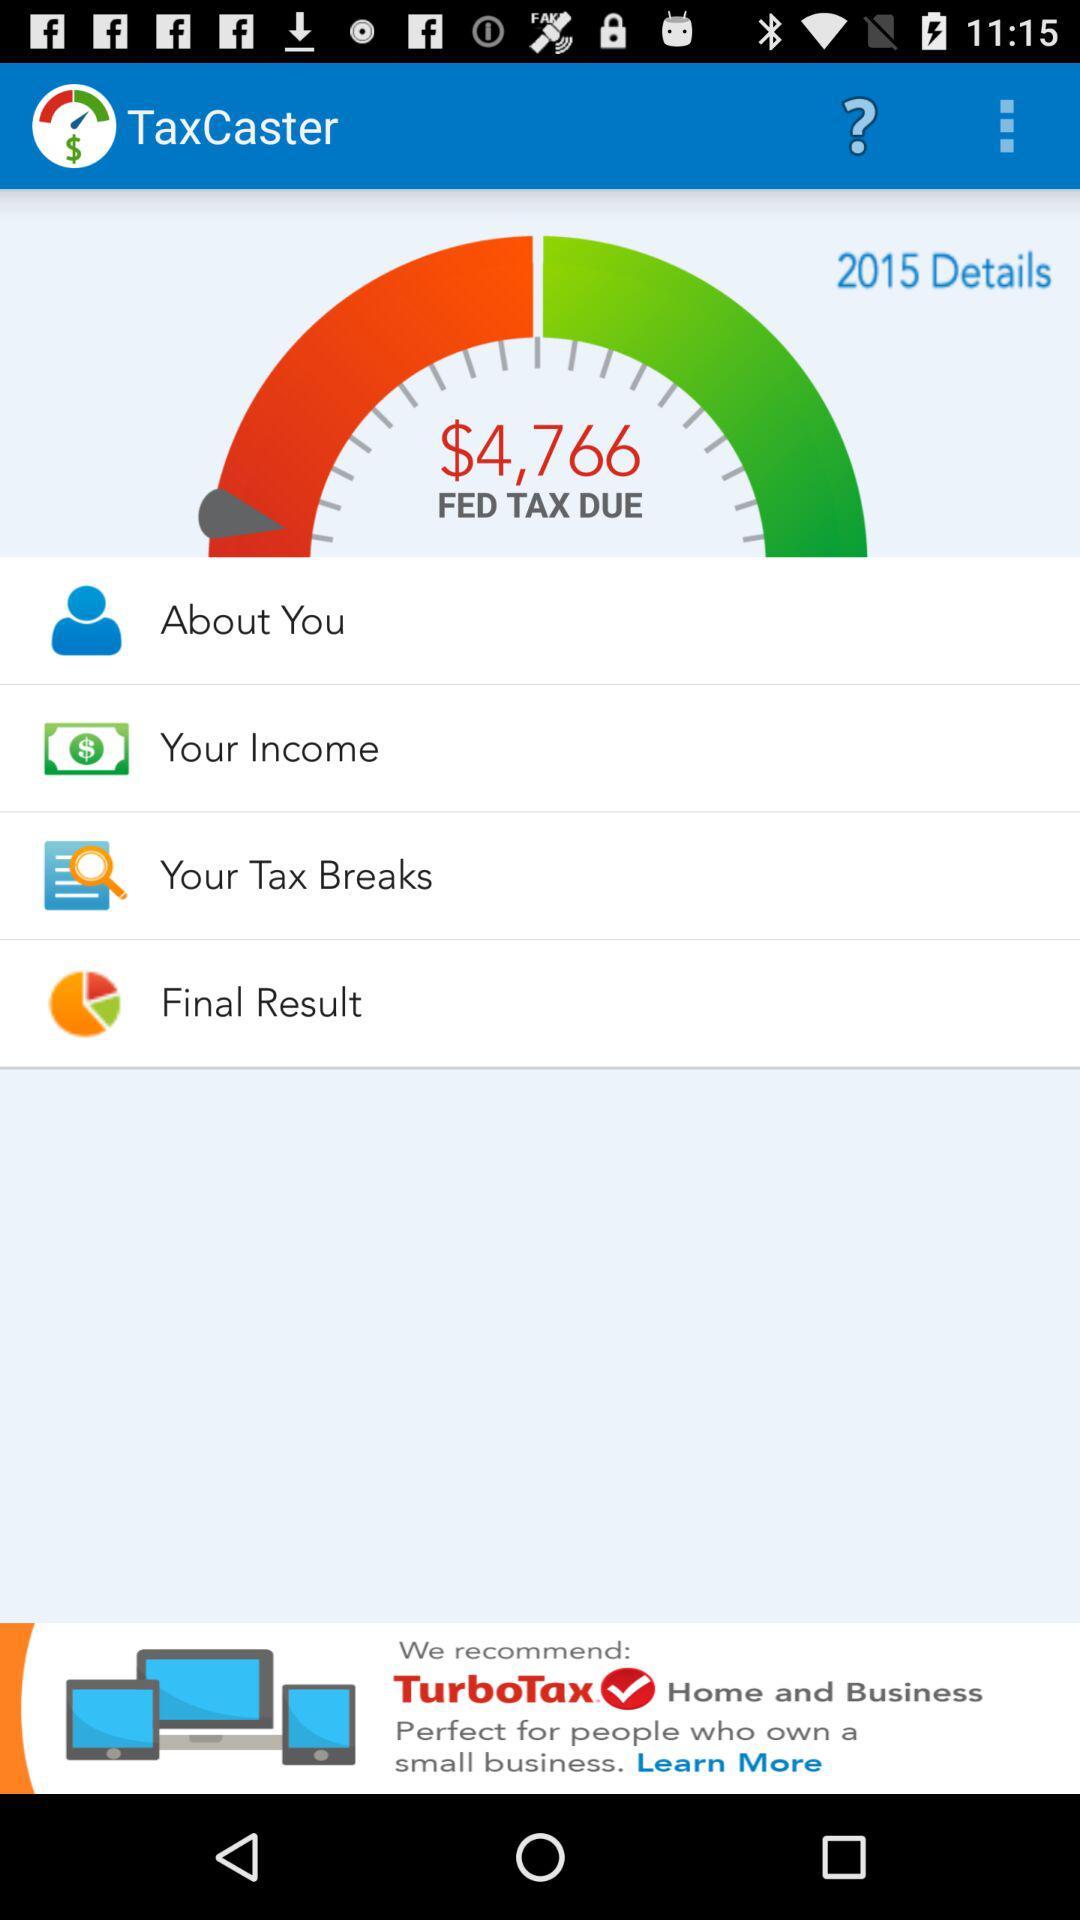 The height and width of the screenshot is (1920, 1080). What do you see at coordinates (601, 619) in the screenshot?
I see `about you` at bounding box center [601, 619].